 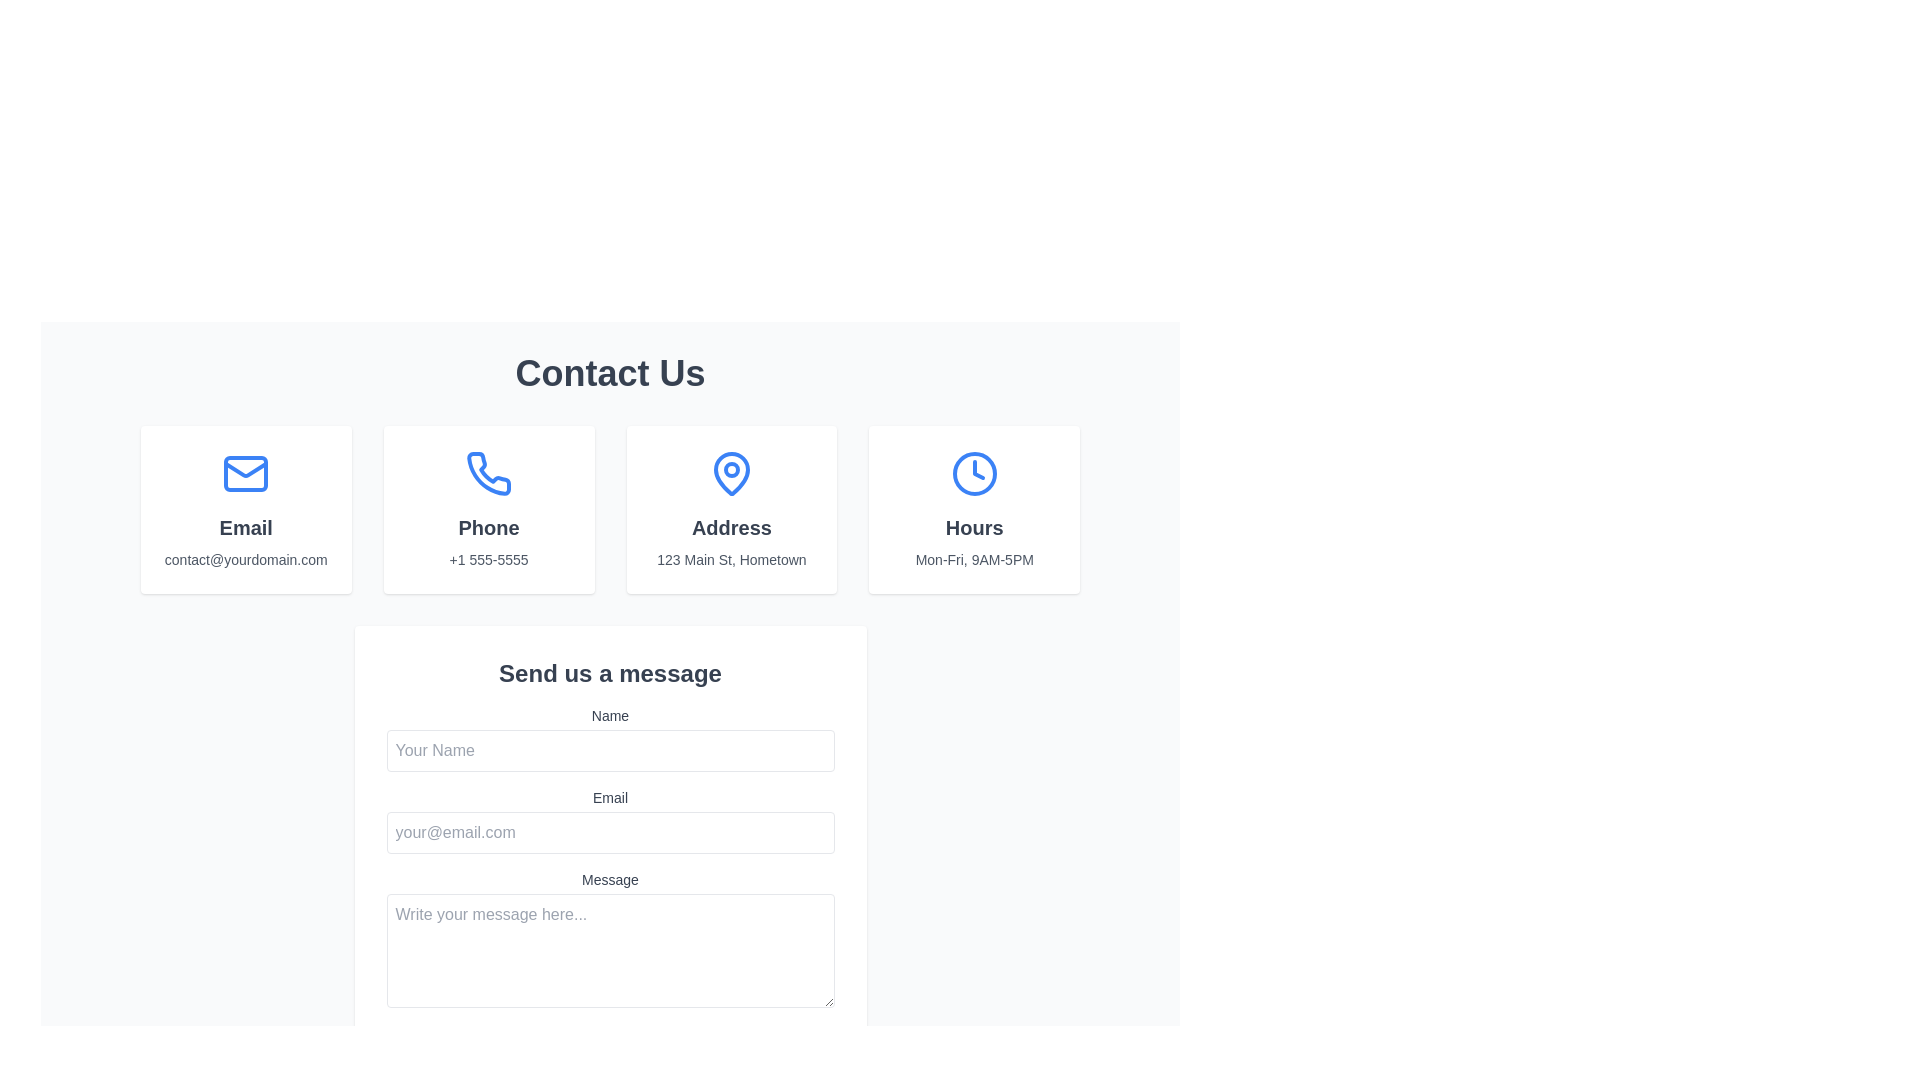 I want to click on the text label that reads 'contact@yourdomain.com', which is styled in a smaller gray font and is located within the 'Email' contact box of the 'Contact Us' section, so click(x=245, y=559).